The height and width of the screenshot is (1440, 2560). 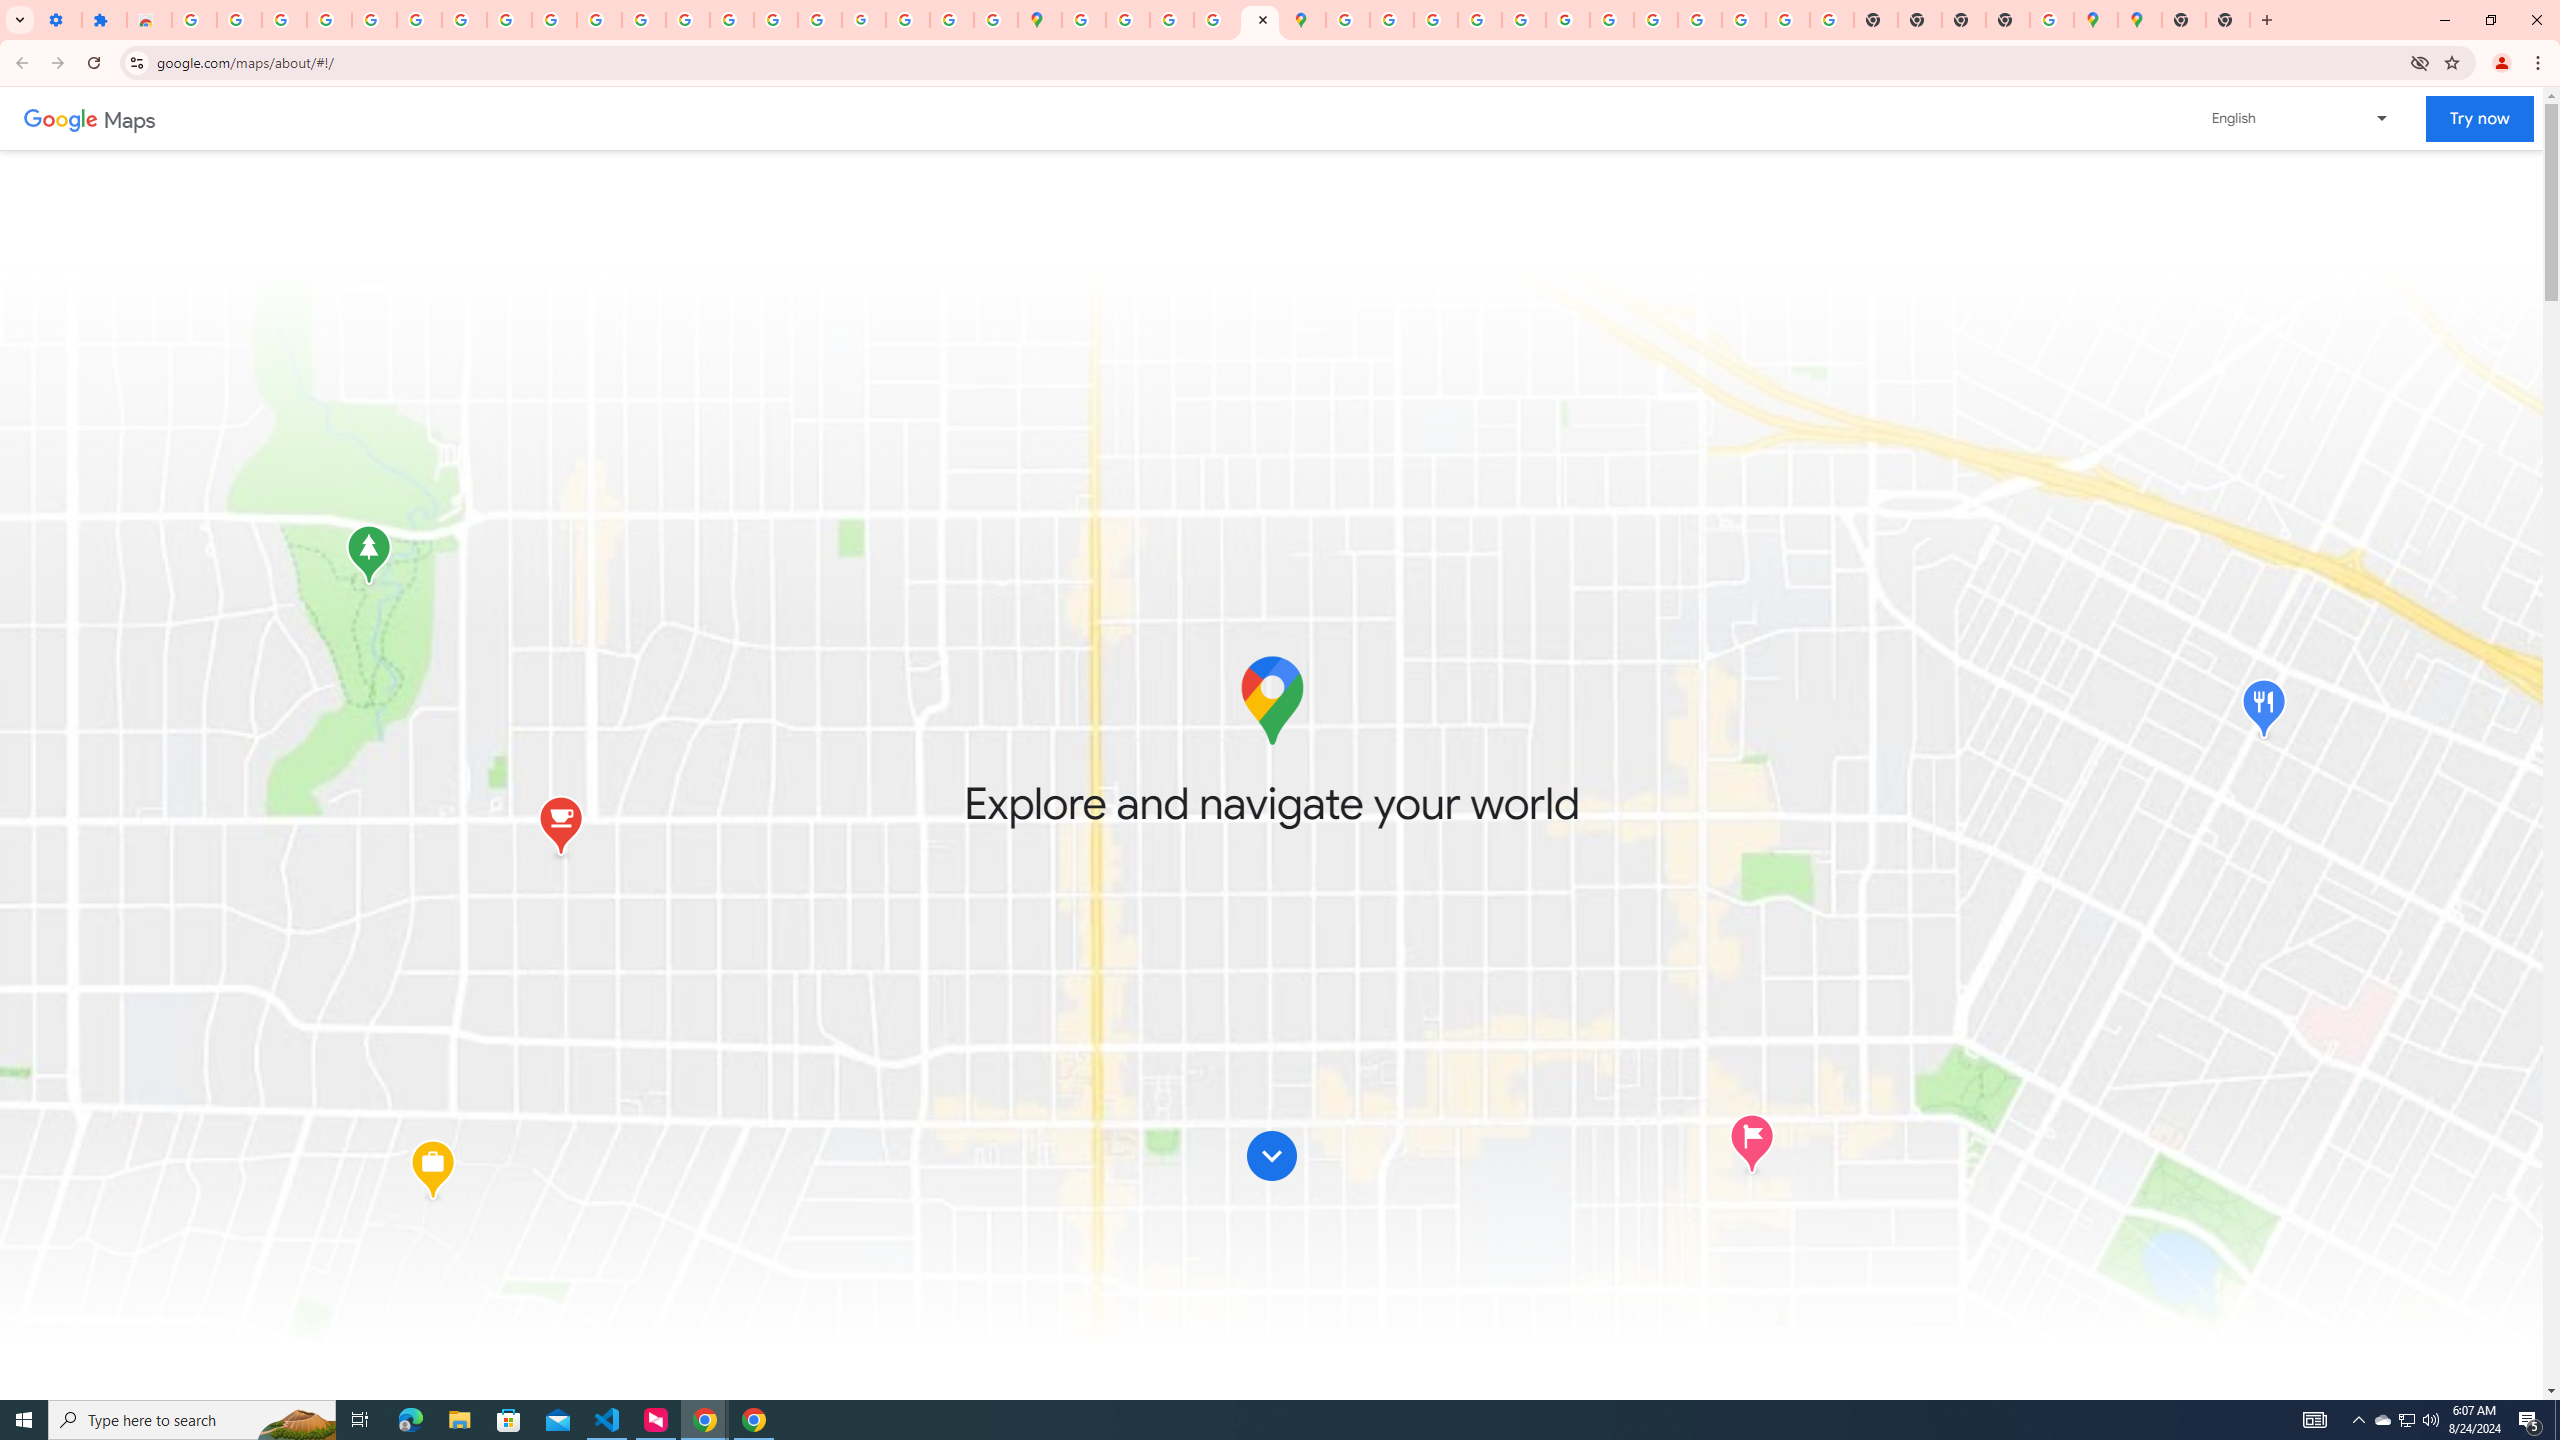 What do you see at coordinates (193, 19) in the screenshot?
I see `'Sign in - Google Accounts'` at bounding box center [193, 19].